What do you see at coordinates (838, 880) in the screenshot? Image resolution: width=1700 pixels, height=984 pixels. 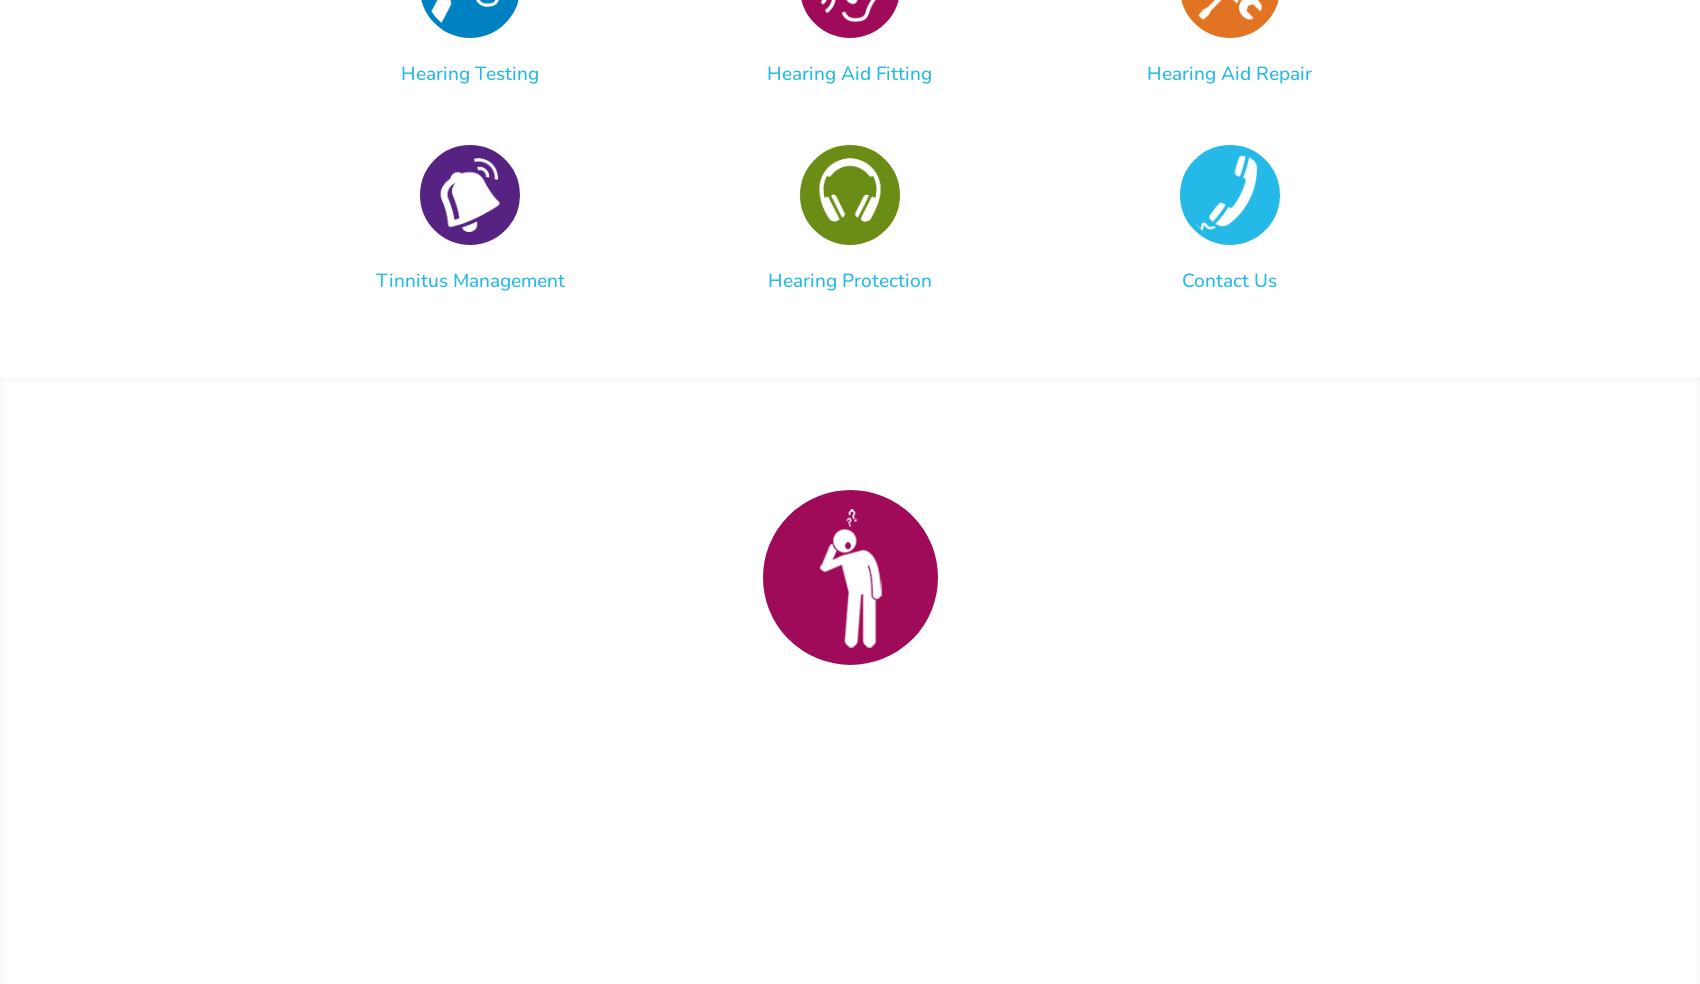 I see `'Hearing technology is moving fast.'` at bounding box center [838, 880].